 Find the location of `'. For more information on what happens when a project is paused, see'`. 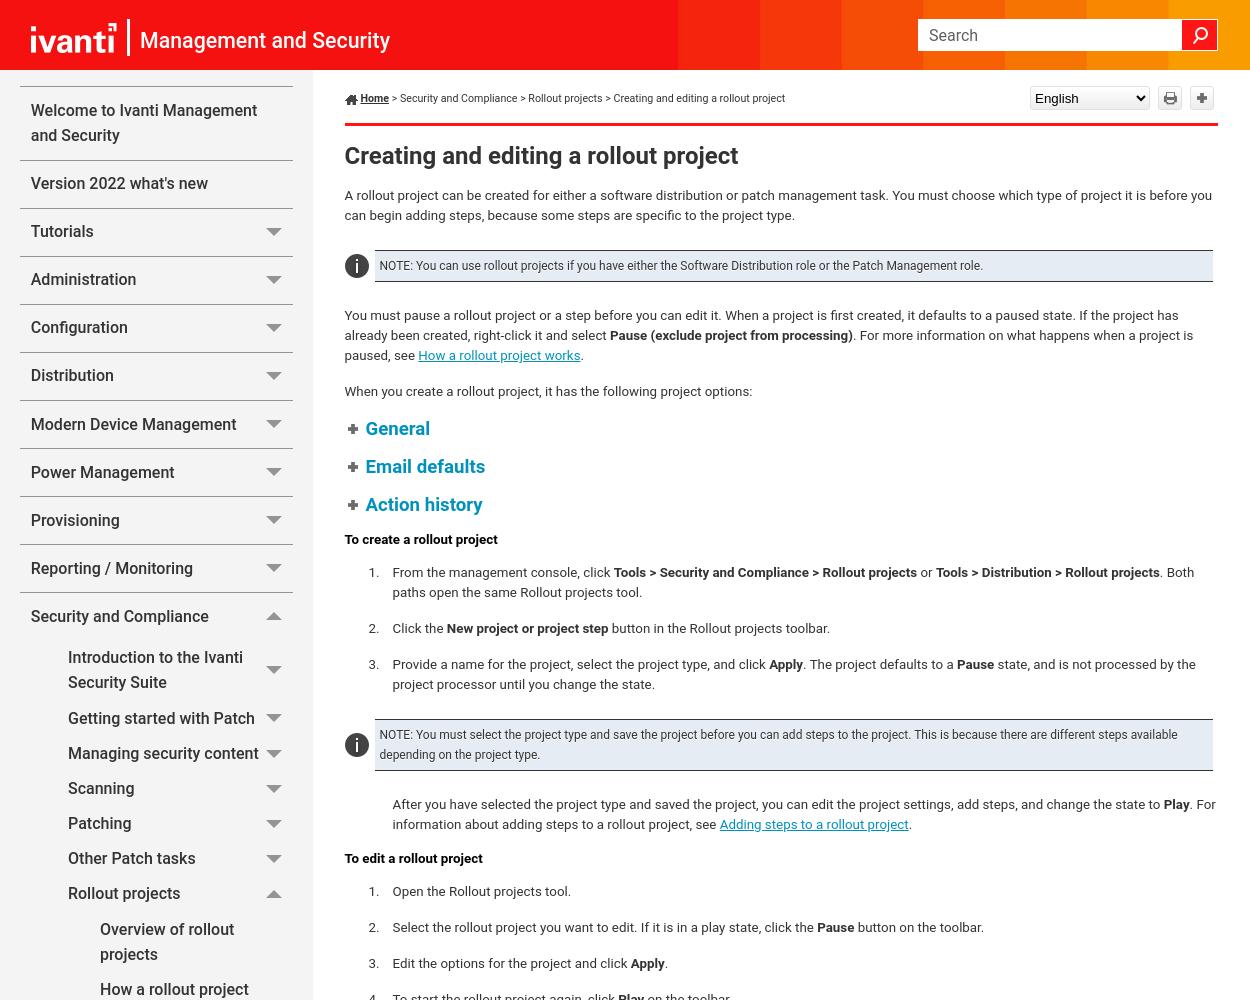

'. For more information on what happens when a project is paused, see' is located at coordinates (768, 344).